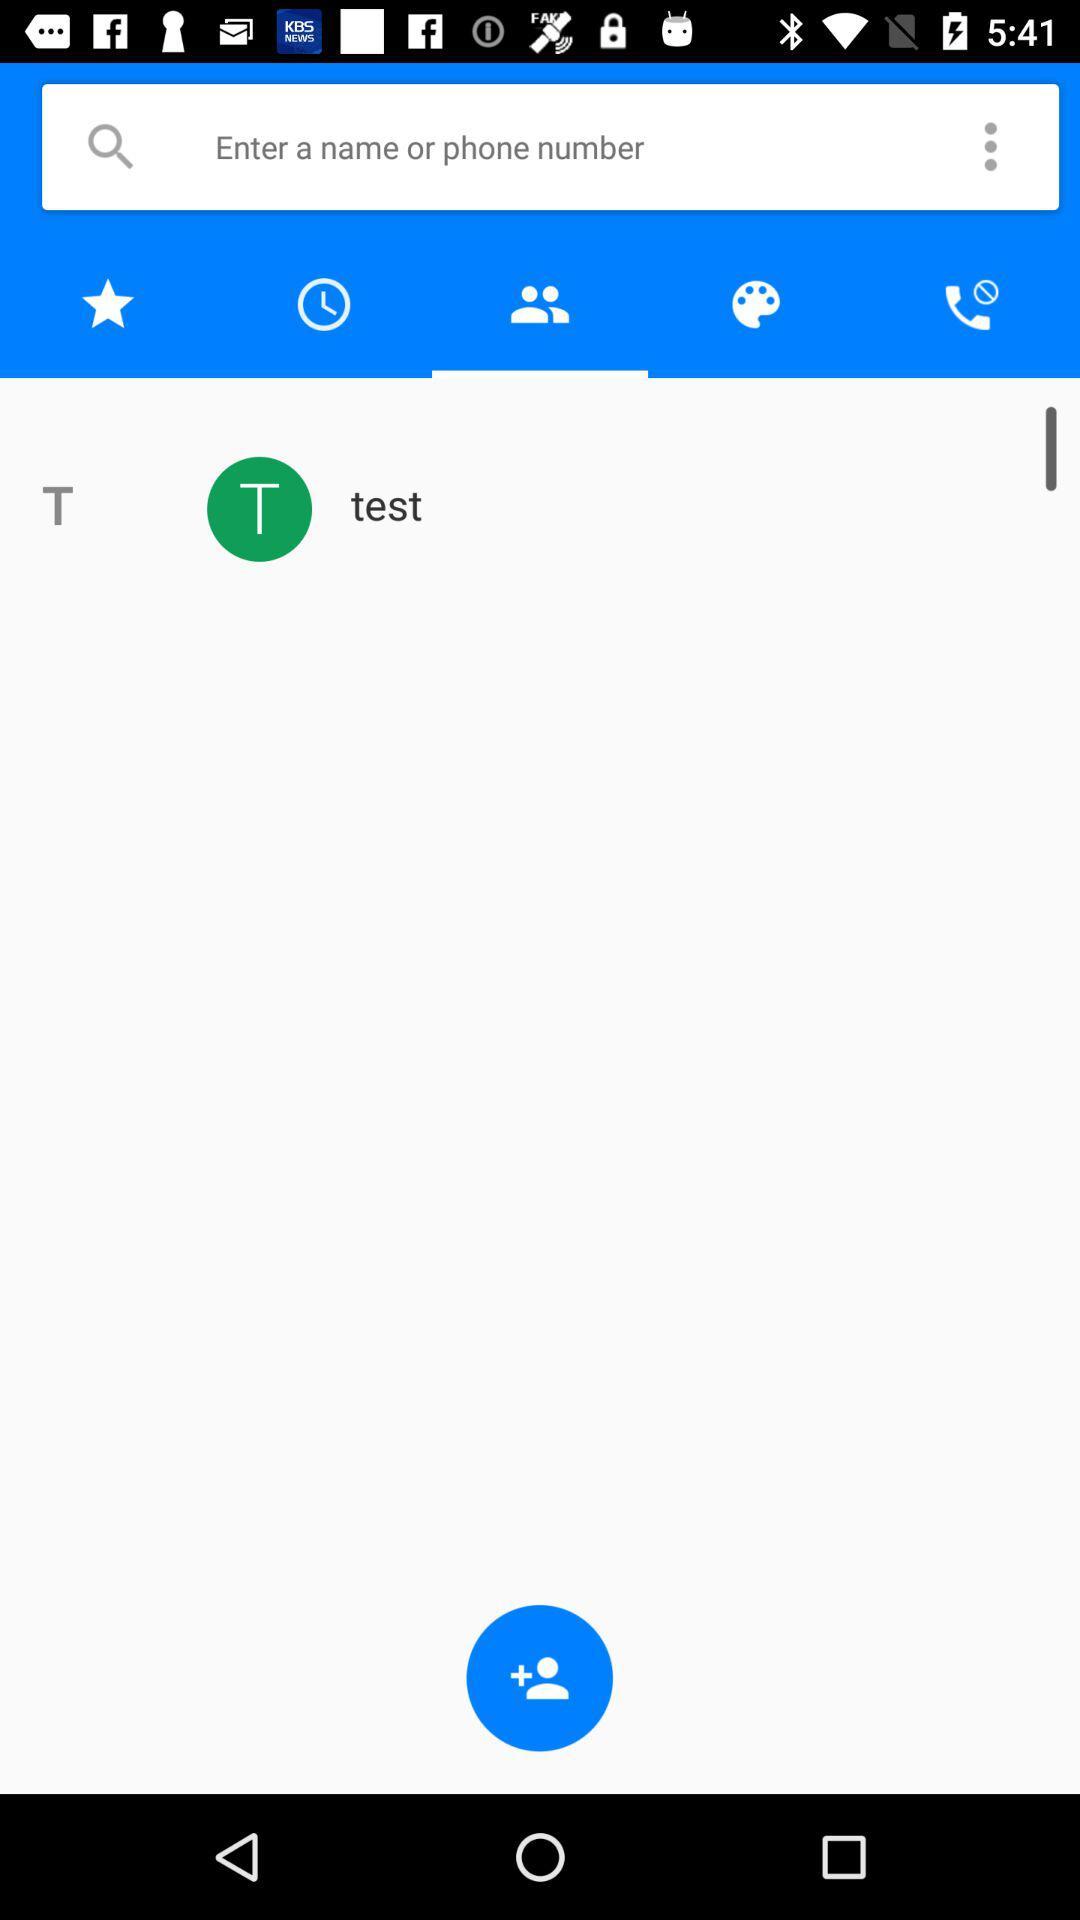 This screenshot has height=1920, width=1080. What do you see at coordinates (756, 303) in the screenshot?
I see `the icon above the test icon` at bounding box center [756, 303].